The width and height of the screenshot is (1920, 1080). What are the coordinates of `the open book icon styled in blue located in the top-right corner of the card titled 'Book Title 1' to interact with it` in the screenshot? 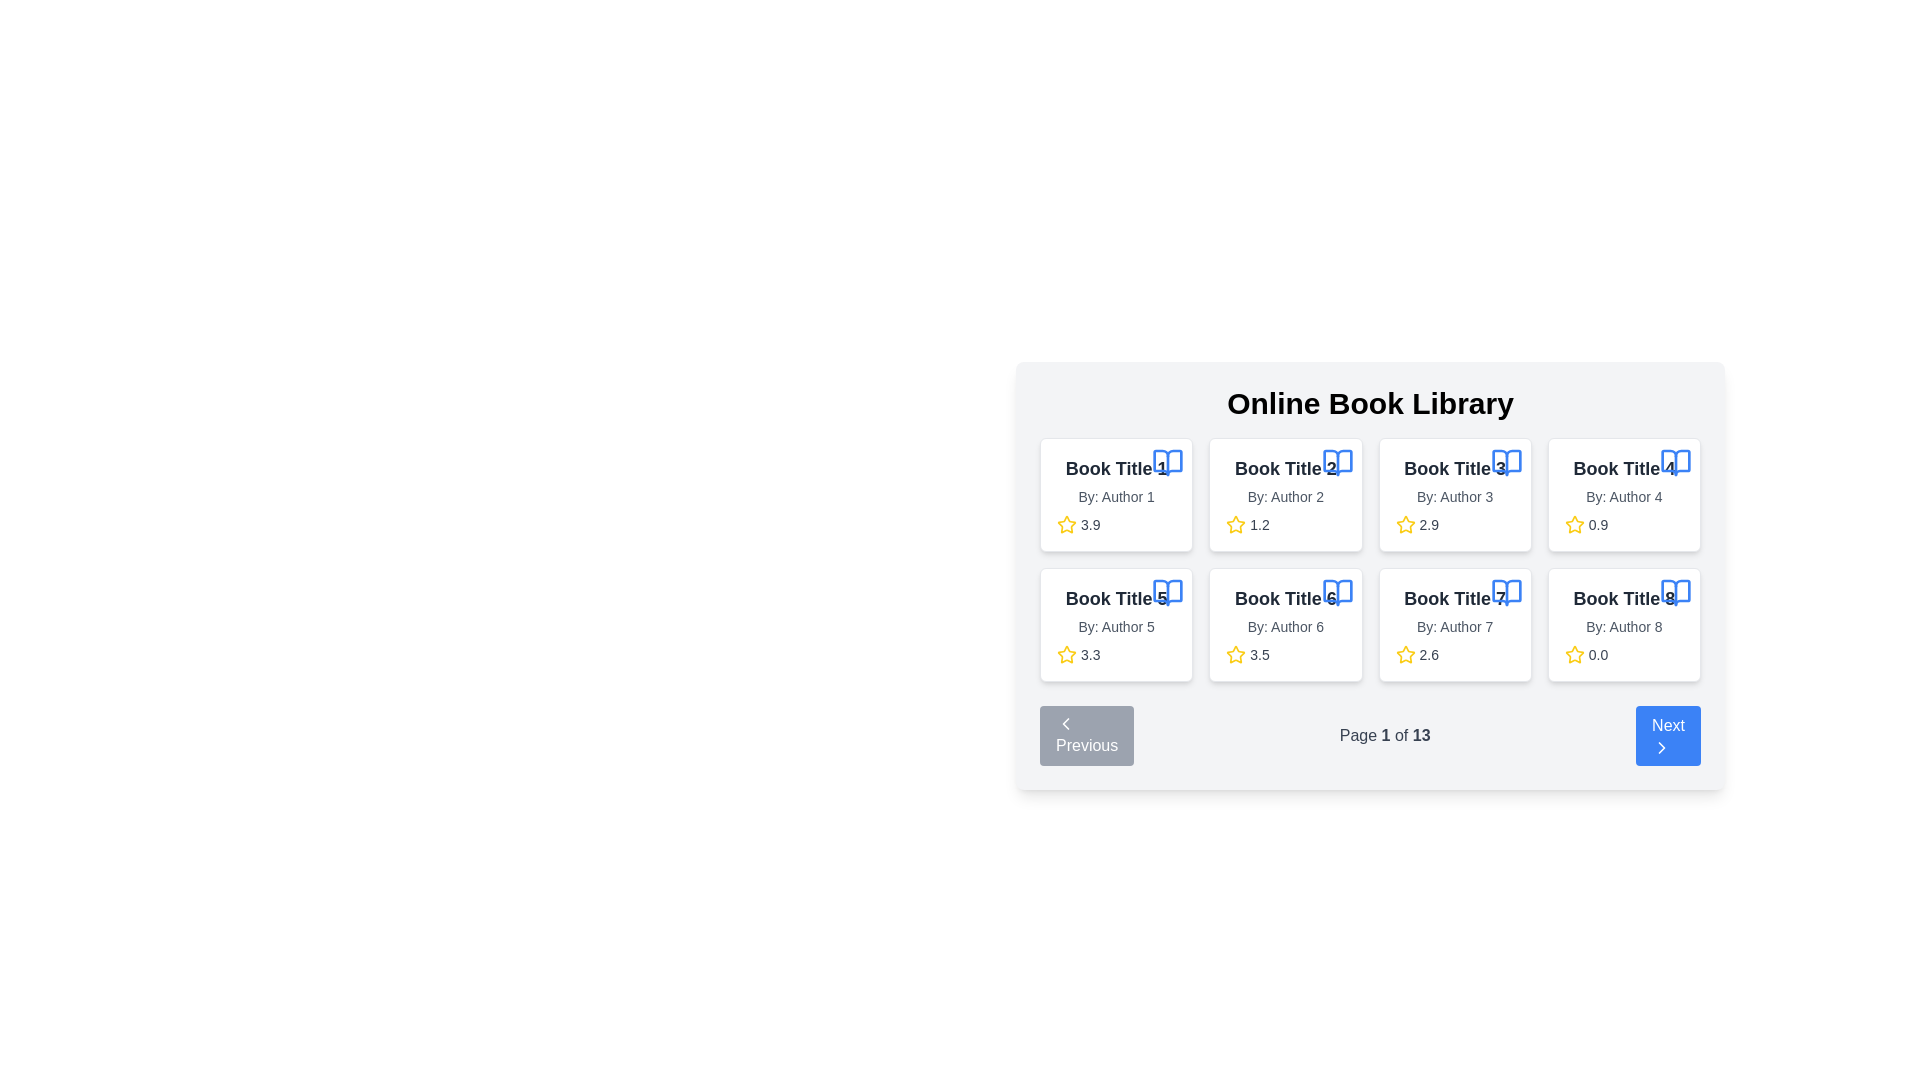 It's located at (1168, 462).